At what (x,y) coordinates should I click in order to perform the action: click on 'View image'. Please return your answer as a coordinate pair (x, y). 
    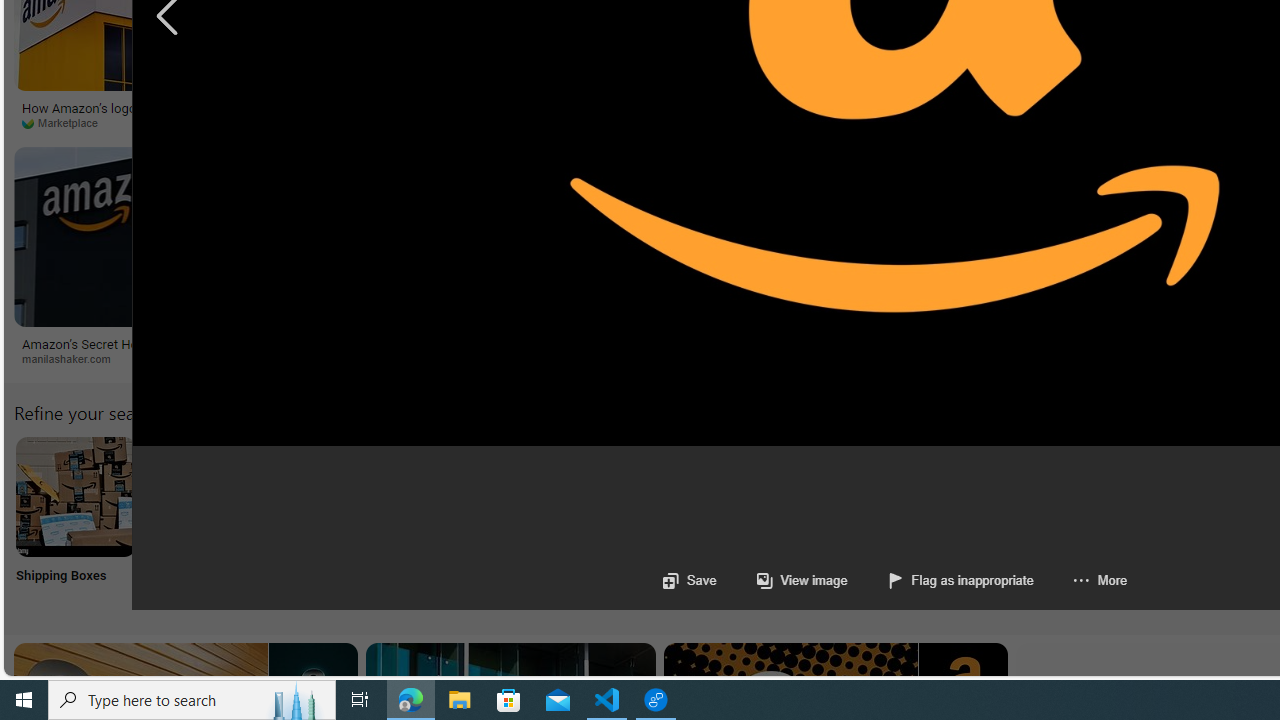
    Looking at the image, I should click on (801, 580).